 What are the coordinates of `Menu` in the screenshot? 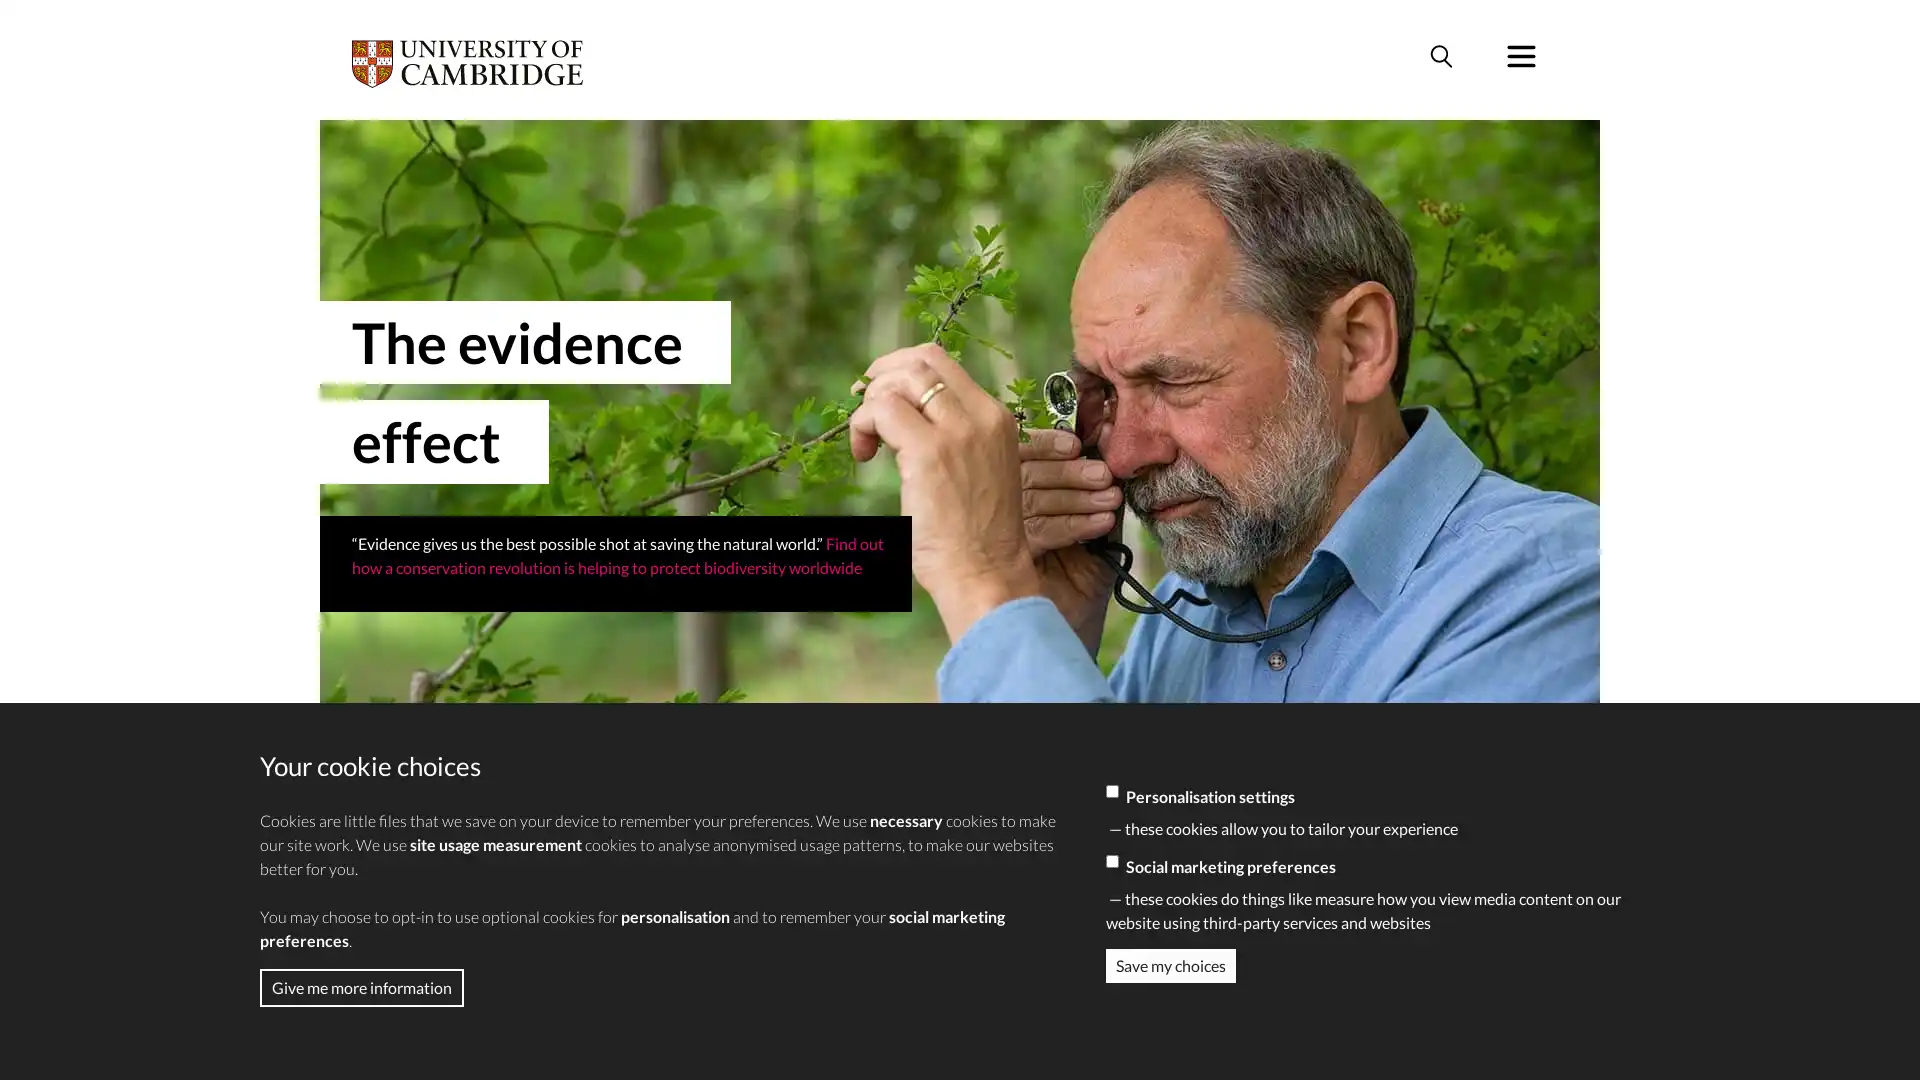 It's located at (1526, 56).